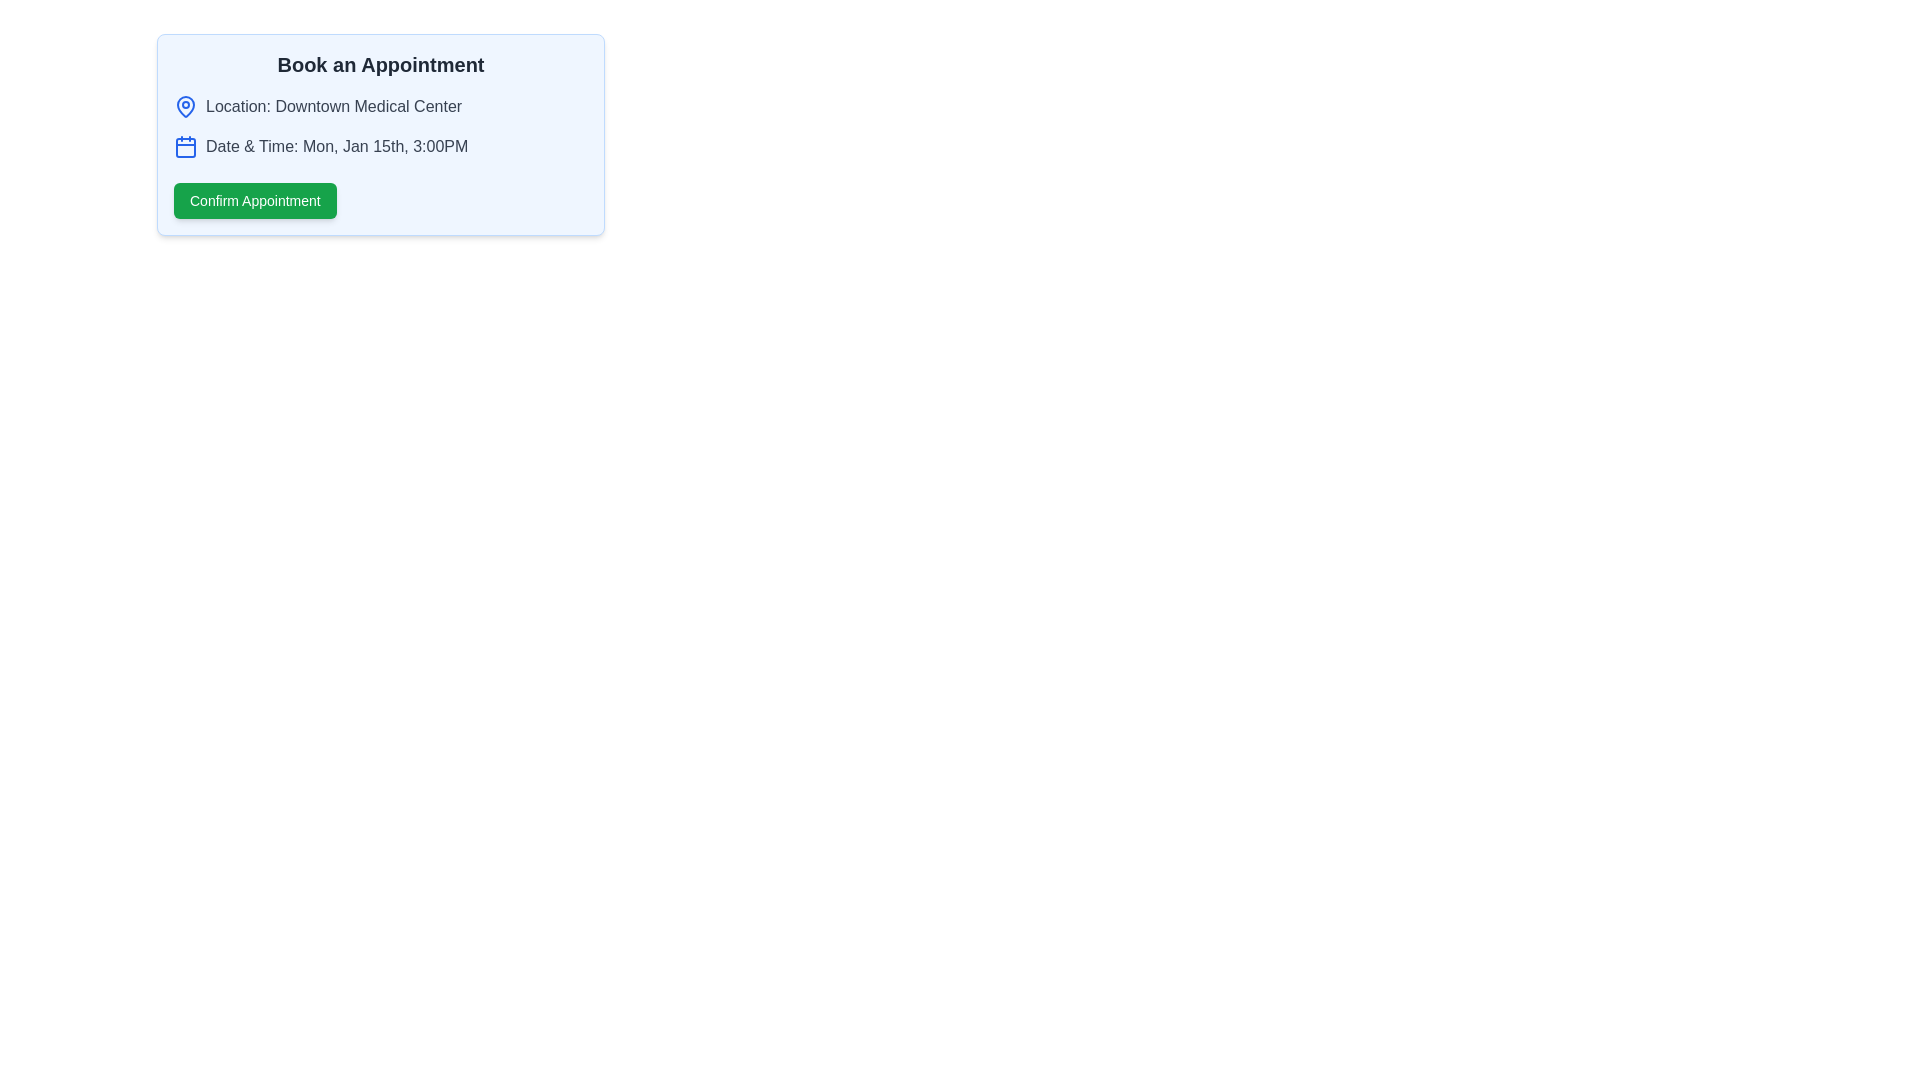  I want to click on the 'Date & Time: Mon, Jan 15th, 3:00PM' text element with a blue calendar icon, positioned below 'Location: Downtown Medical Center' and above the 'Confirm Appointment' button, so click(380, 145).